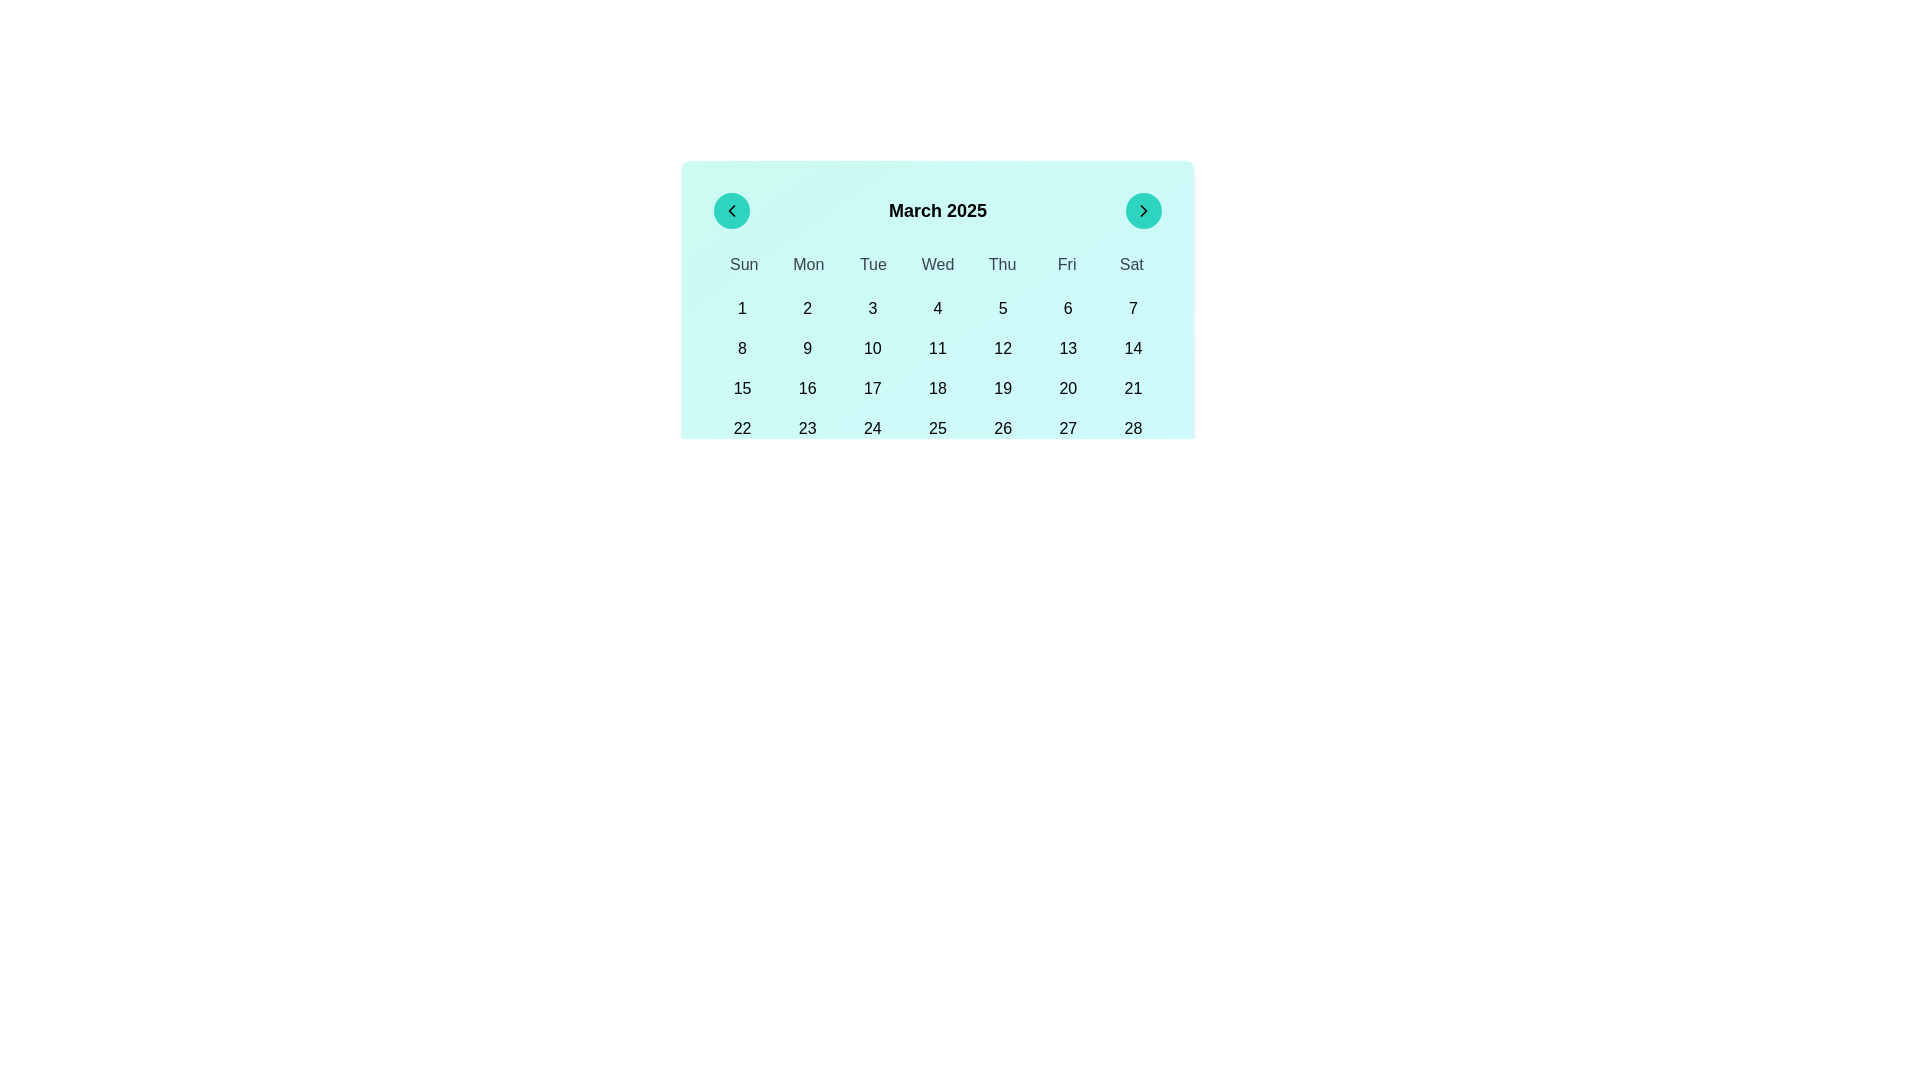 This screenshot has width=1920, height=1080. What do you see at coordinates (1143, 211) in the screenshot?
I see `the right-chevron arrow icon` at bounding box center [1143, 211].